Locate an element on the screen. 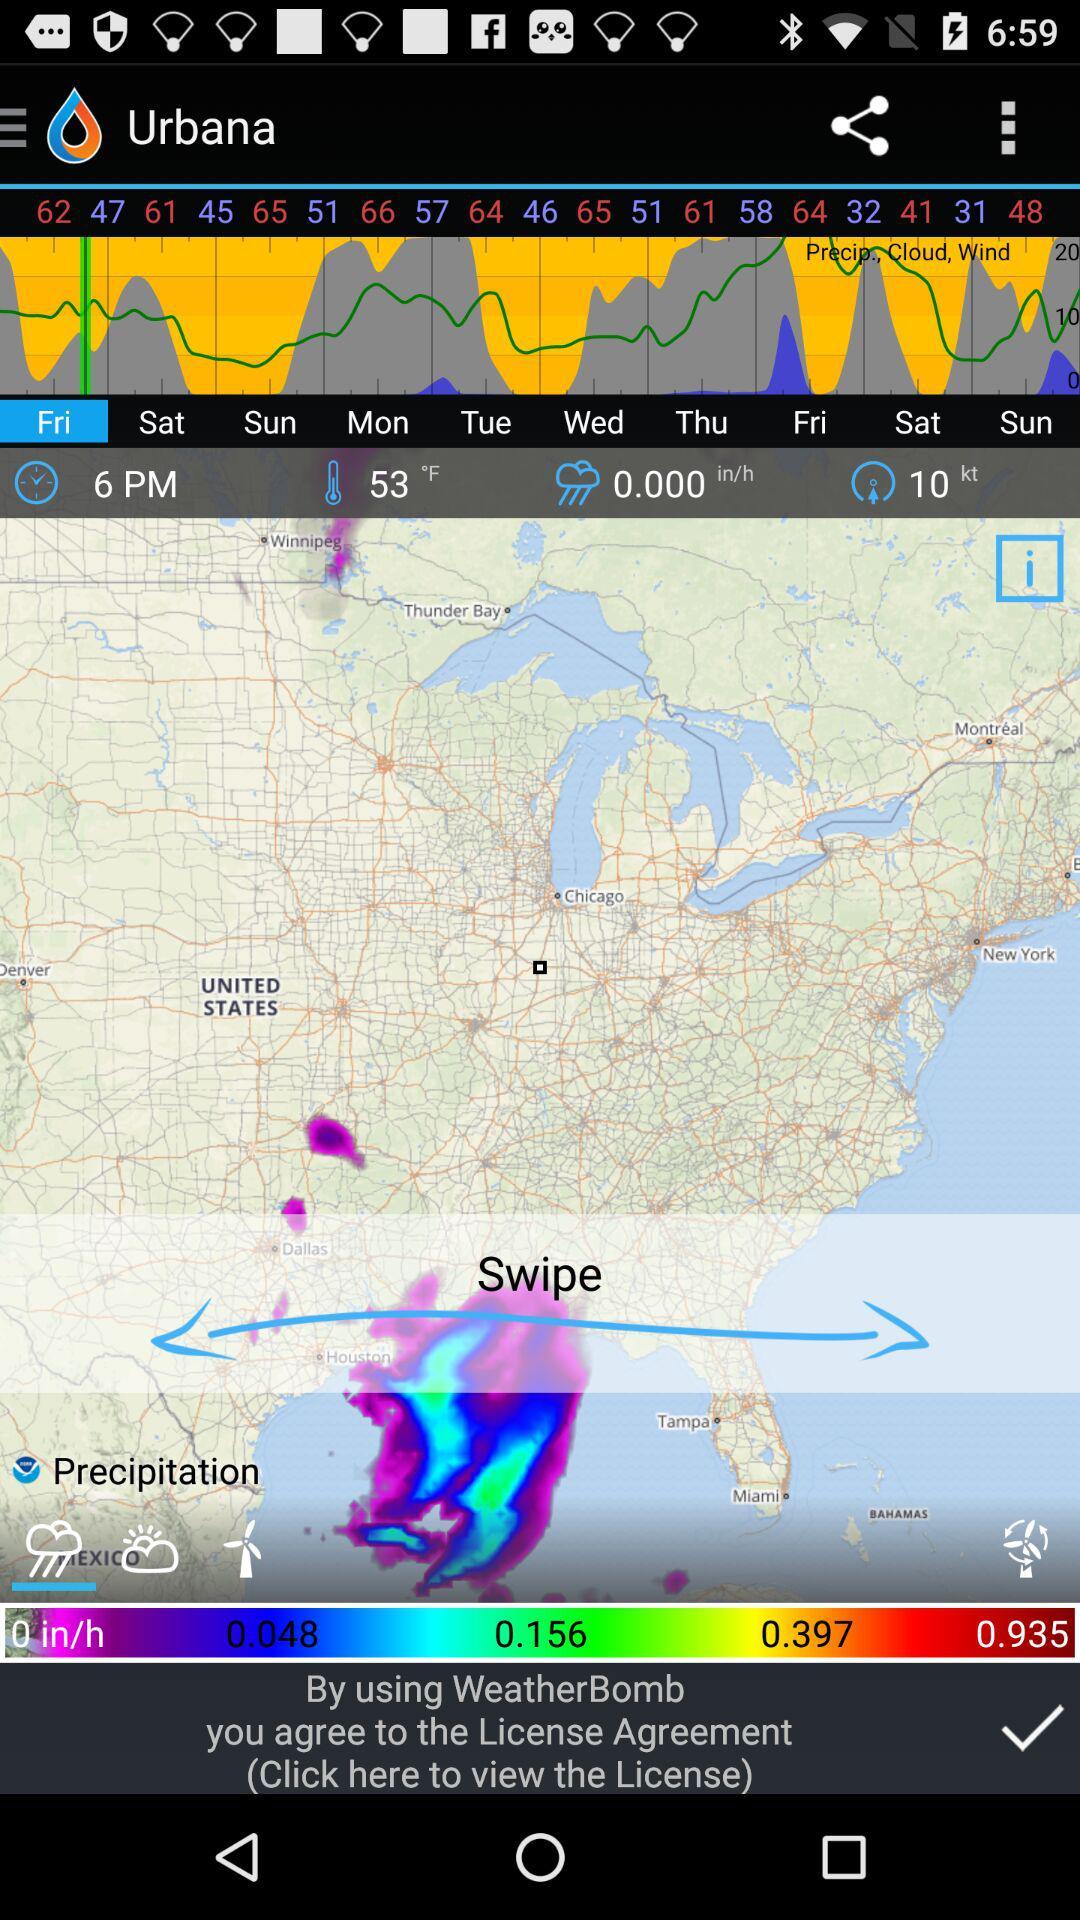  app below kt icon is located at coordinates (1029, 567).